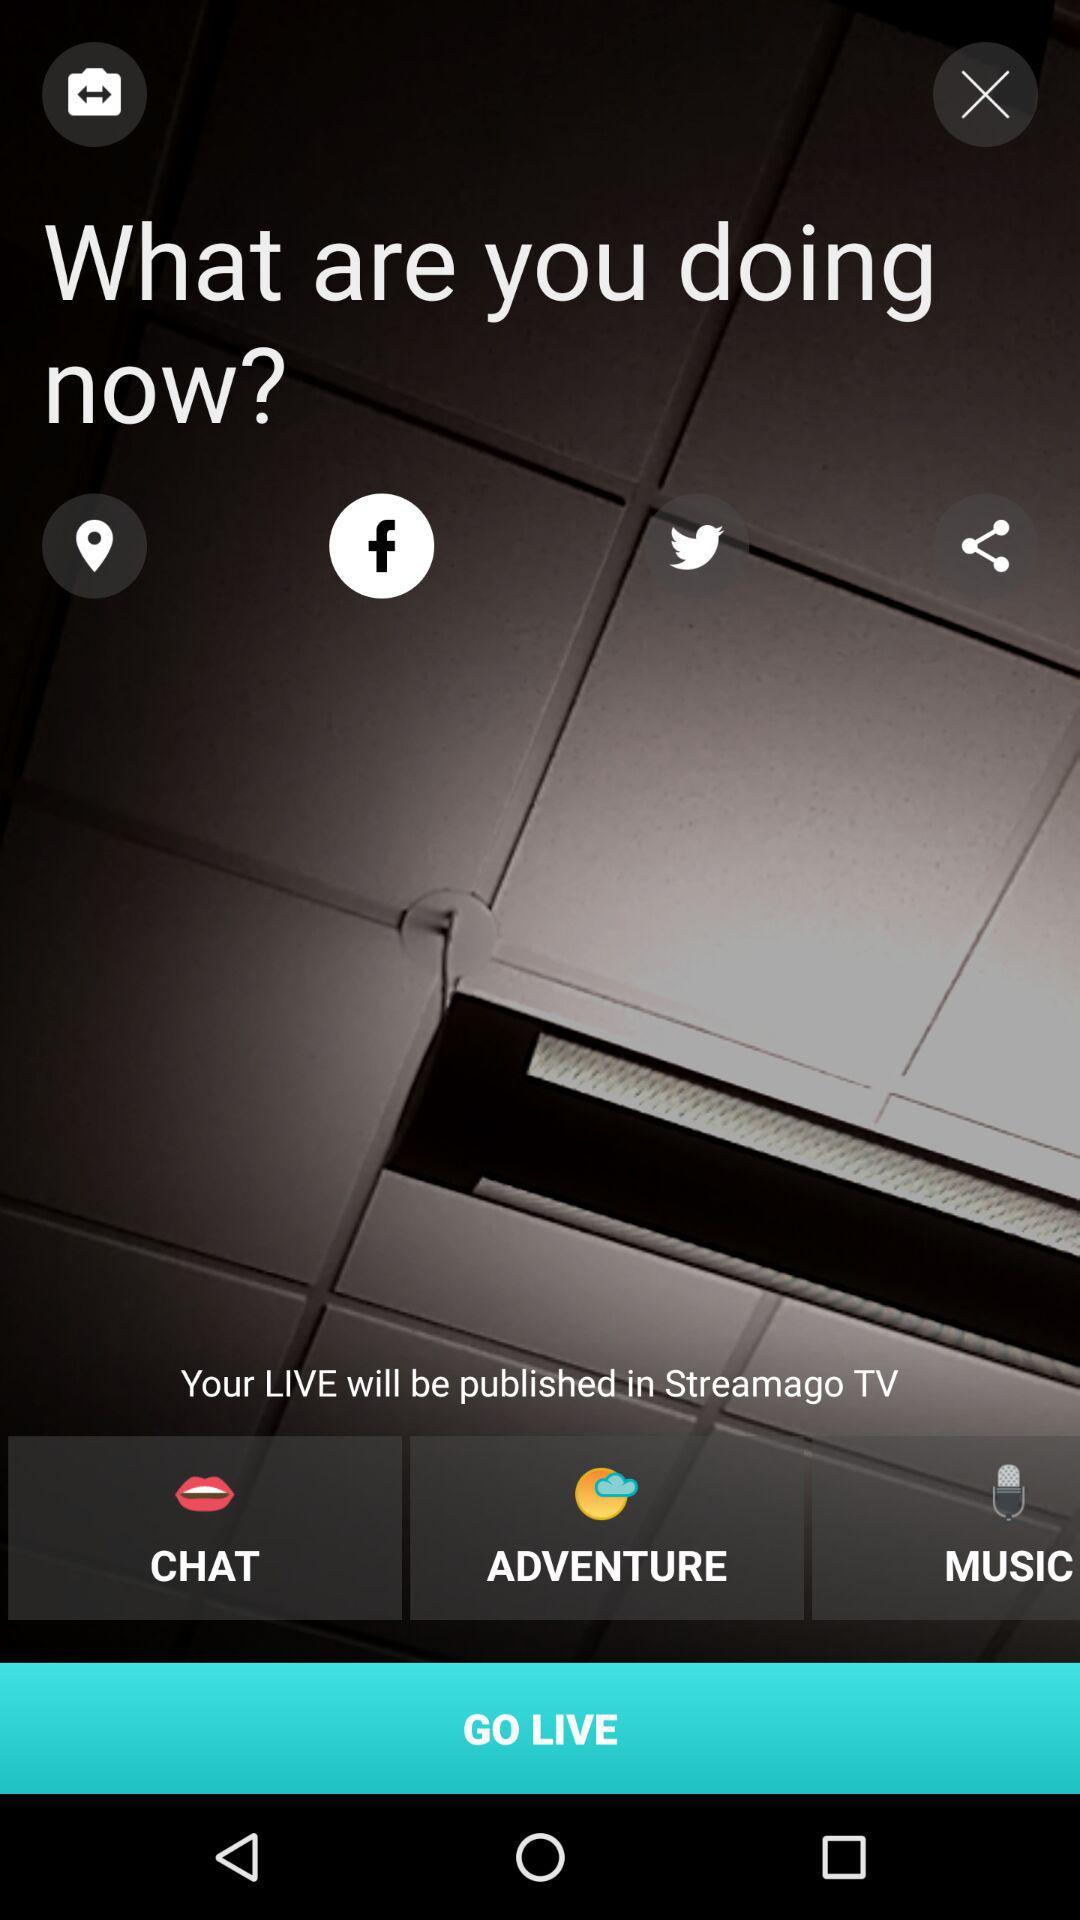  What do you see at coordinates (695, 546) in the screenshot?
I see `the twitter icon` at bounding box center [695, 546].